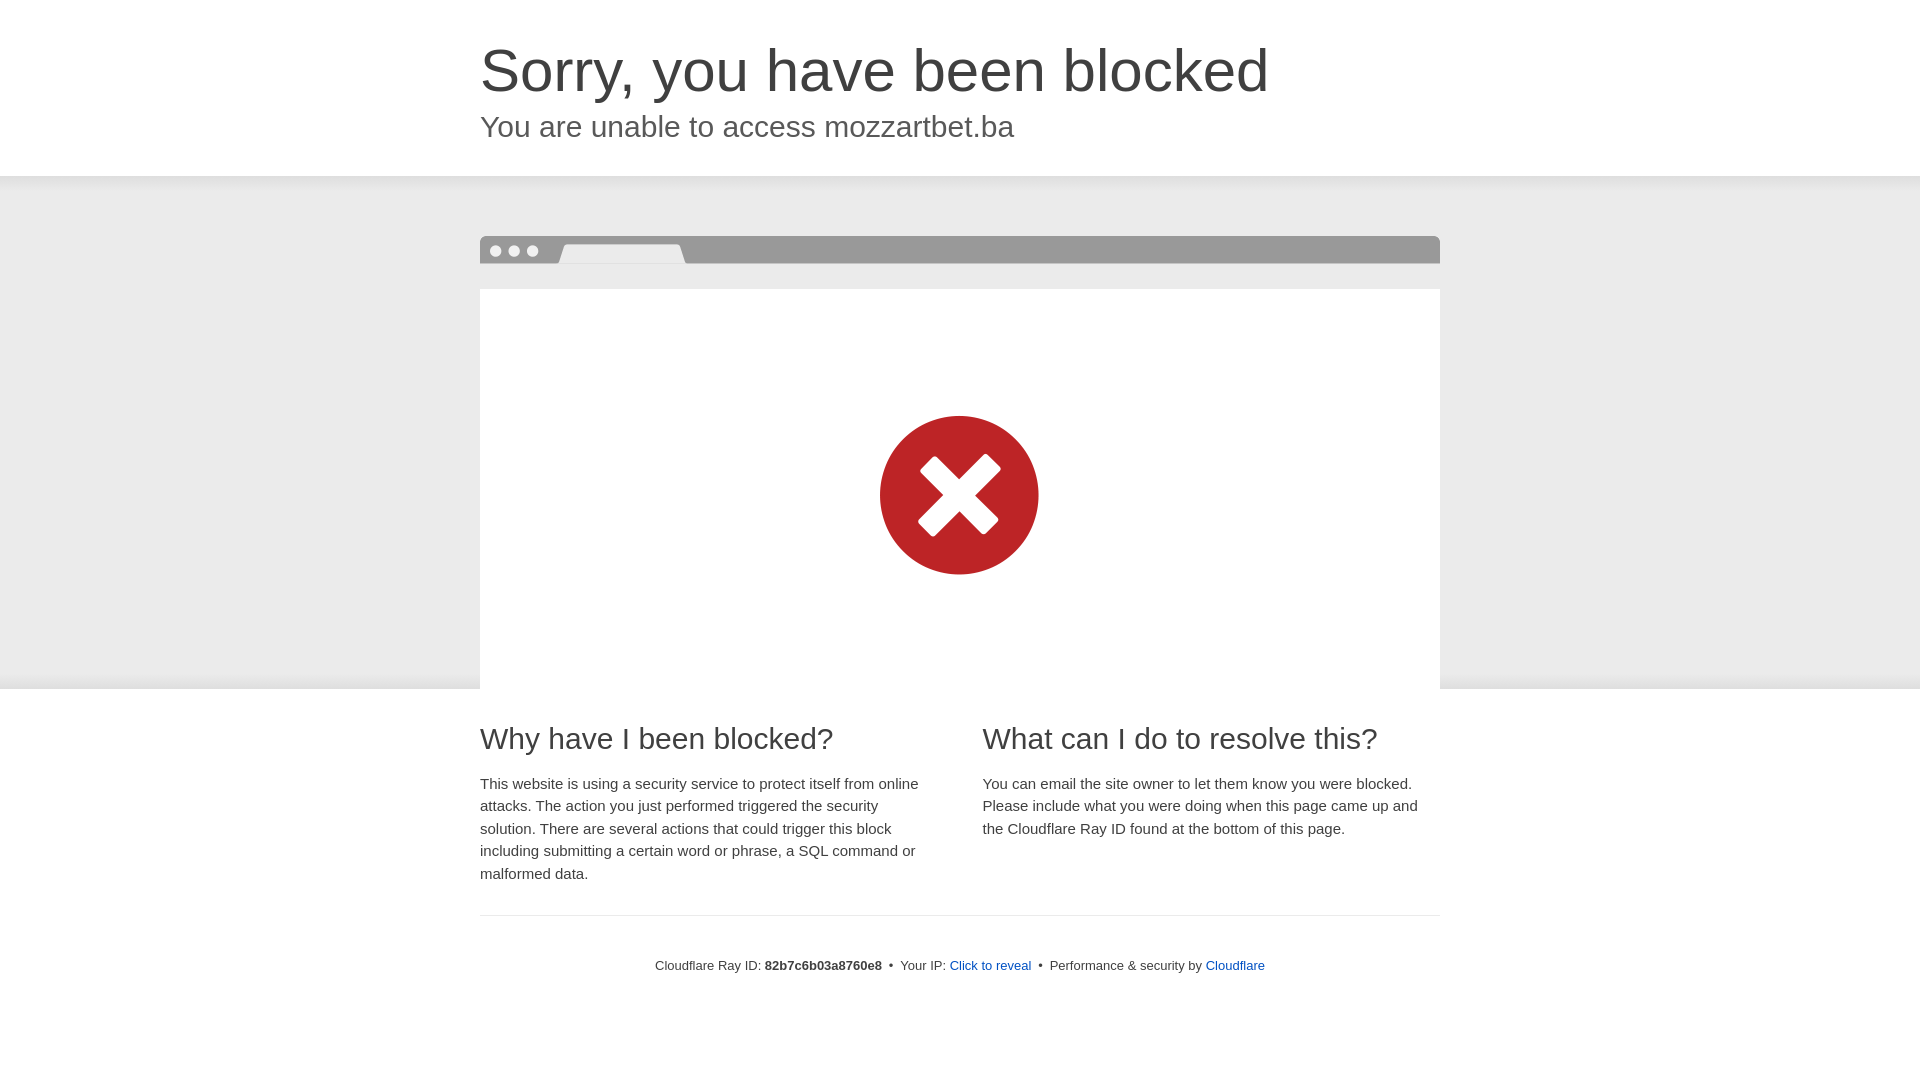 This screenshot has height=1080, width=1920. Describe the element at coordinates (1234, 964) in the screenshot. I see `'Cloudflare'` at that location.